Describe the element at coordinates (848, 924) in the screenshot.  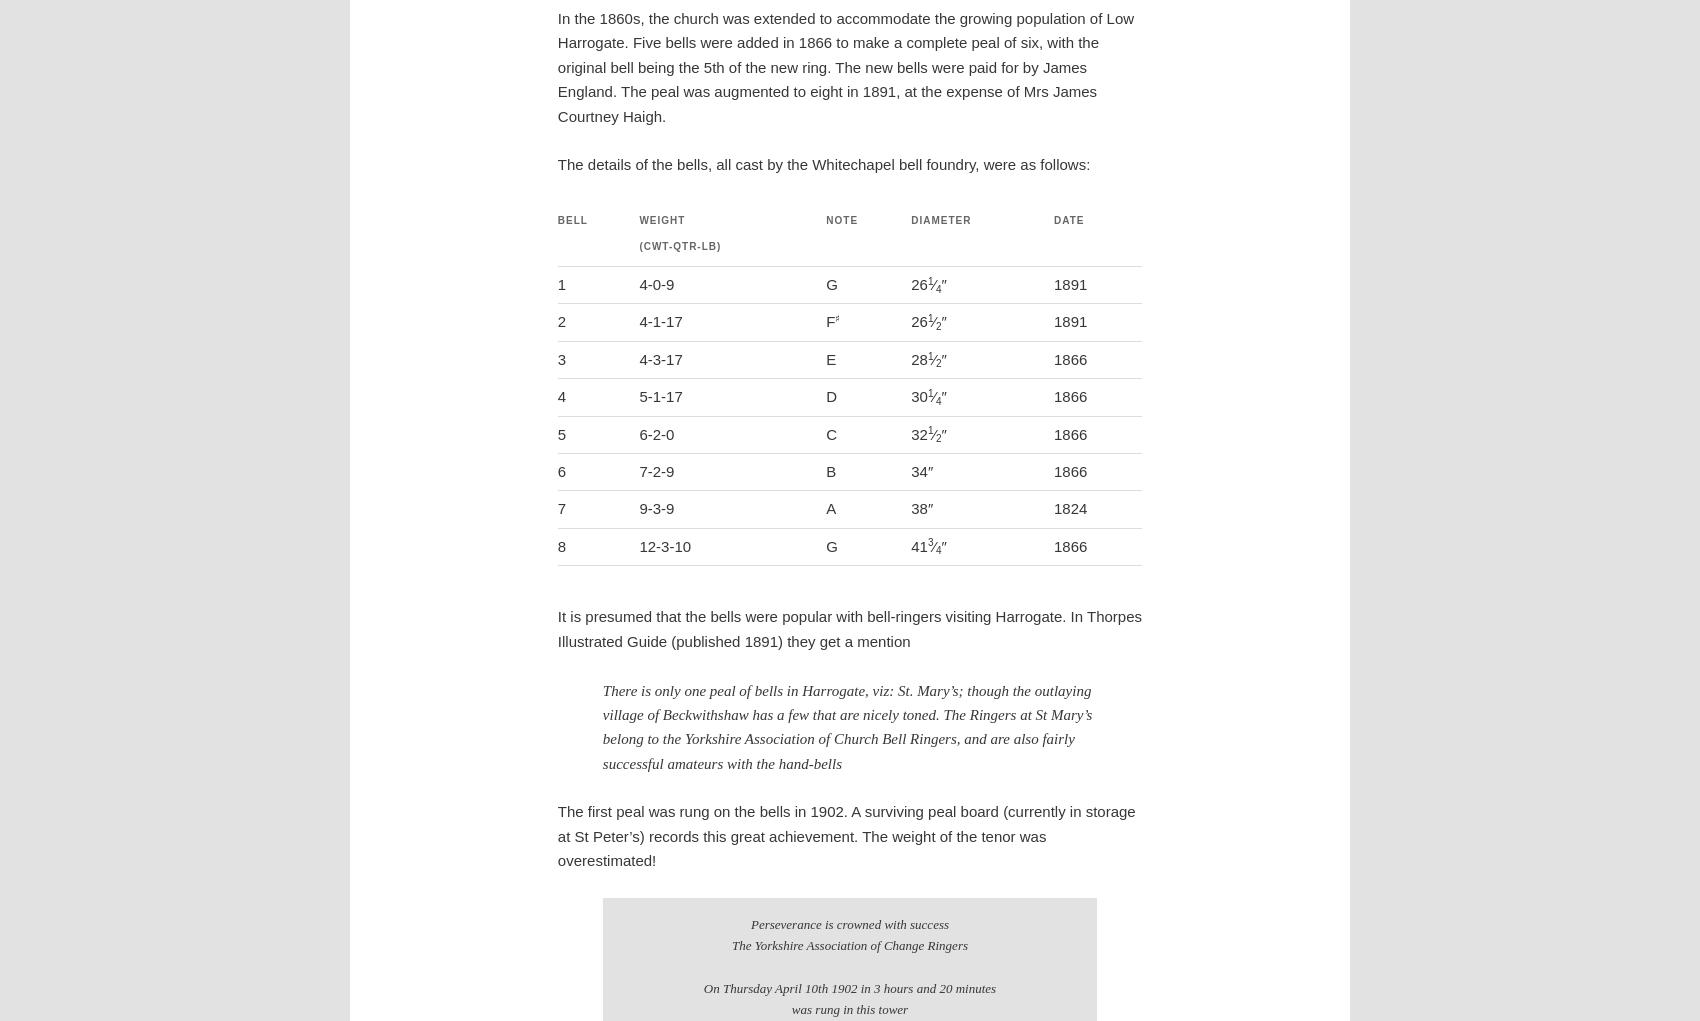
I see `'Perseverance is crowned with success'` at that location.